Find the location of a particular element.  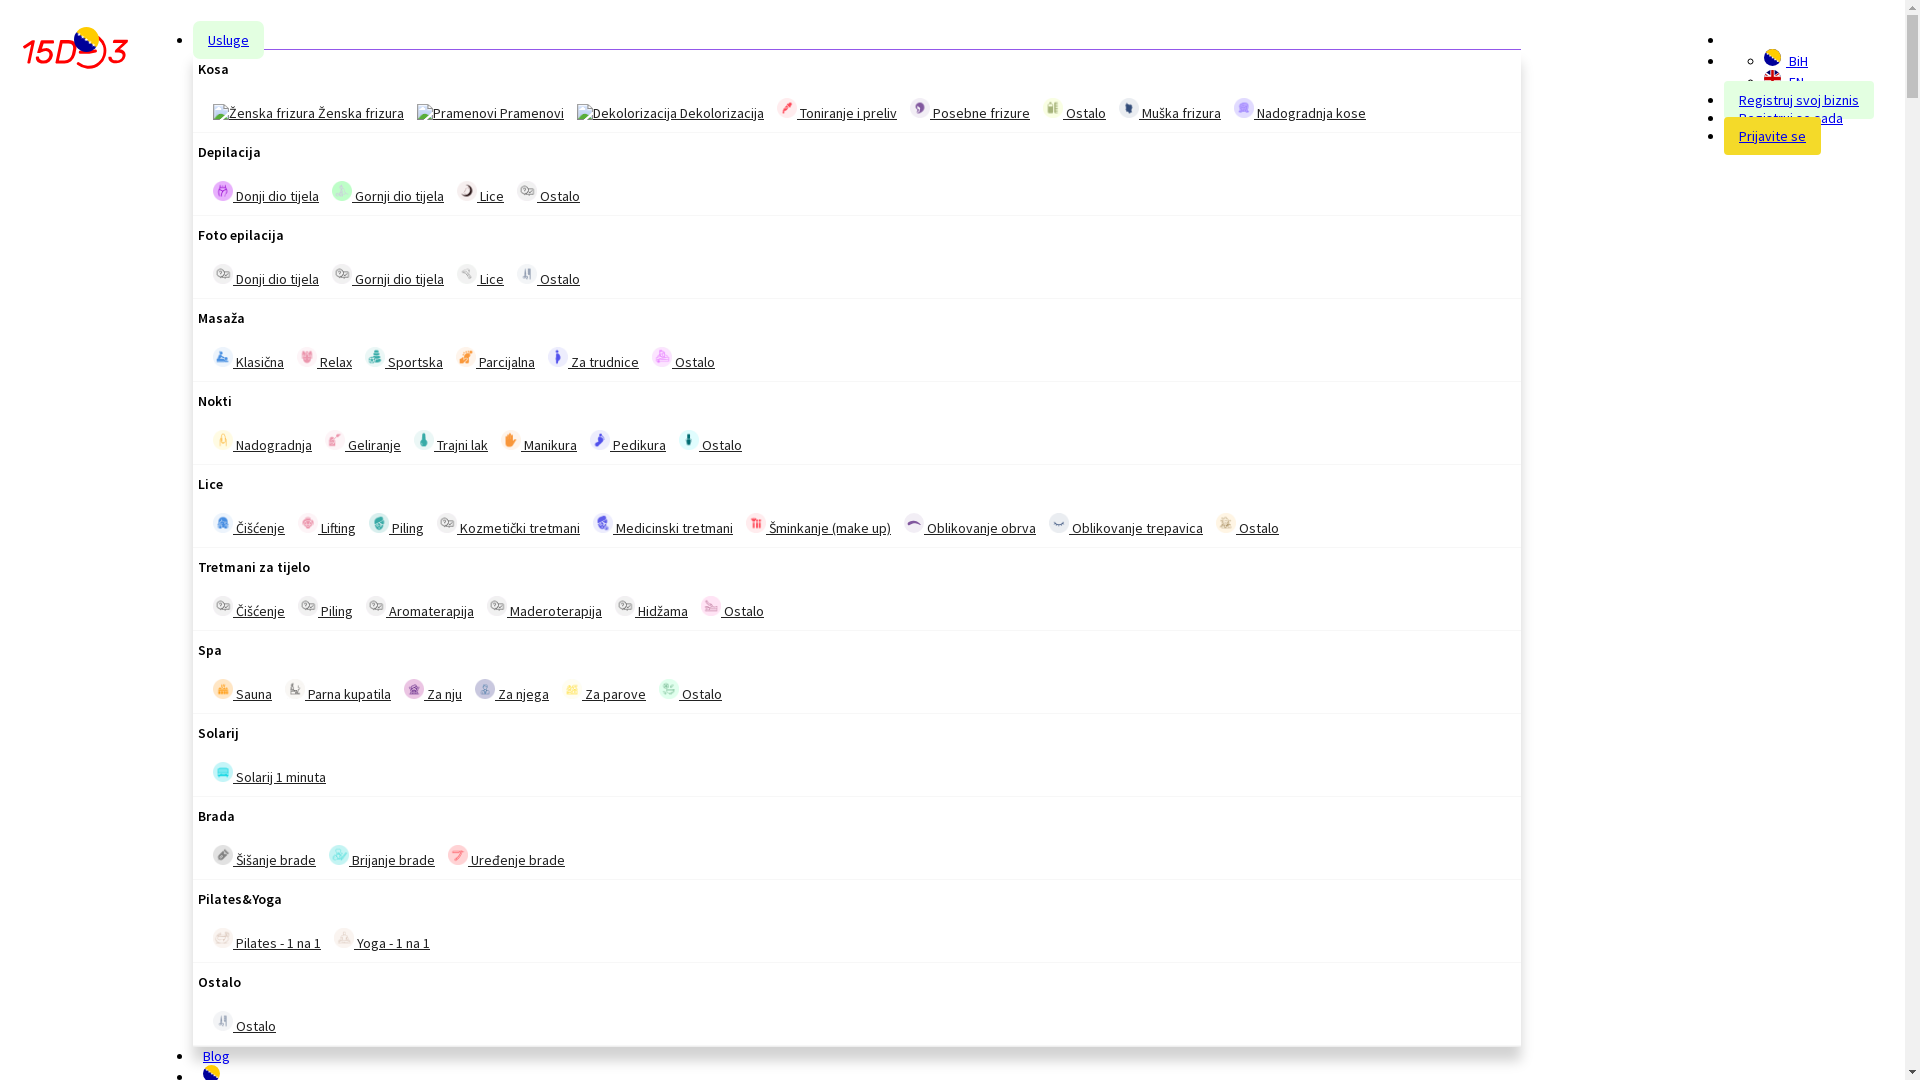

'Dekolorizacija' is located at coordinates (575, 112).